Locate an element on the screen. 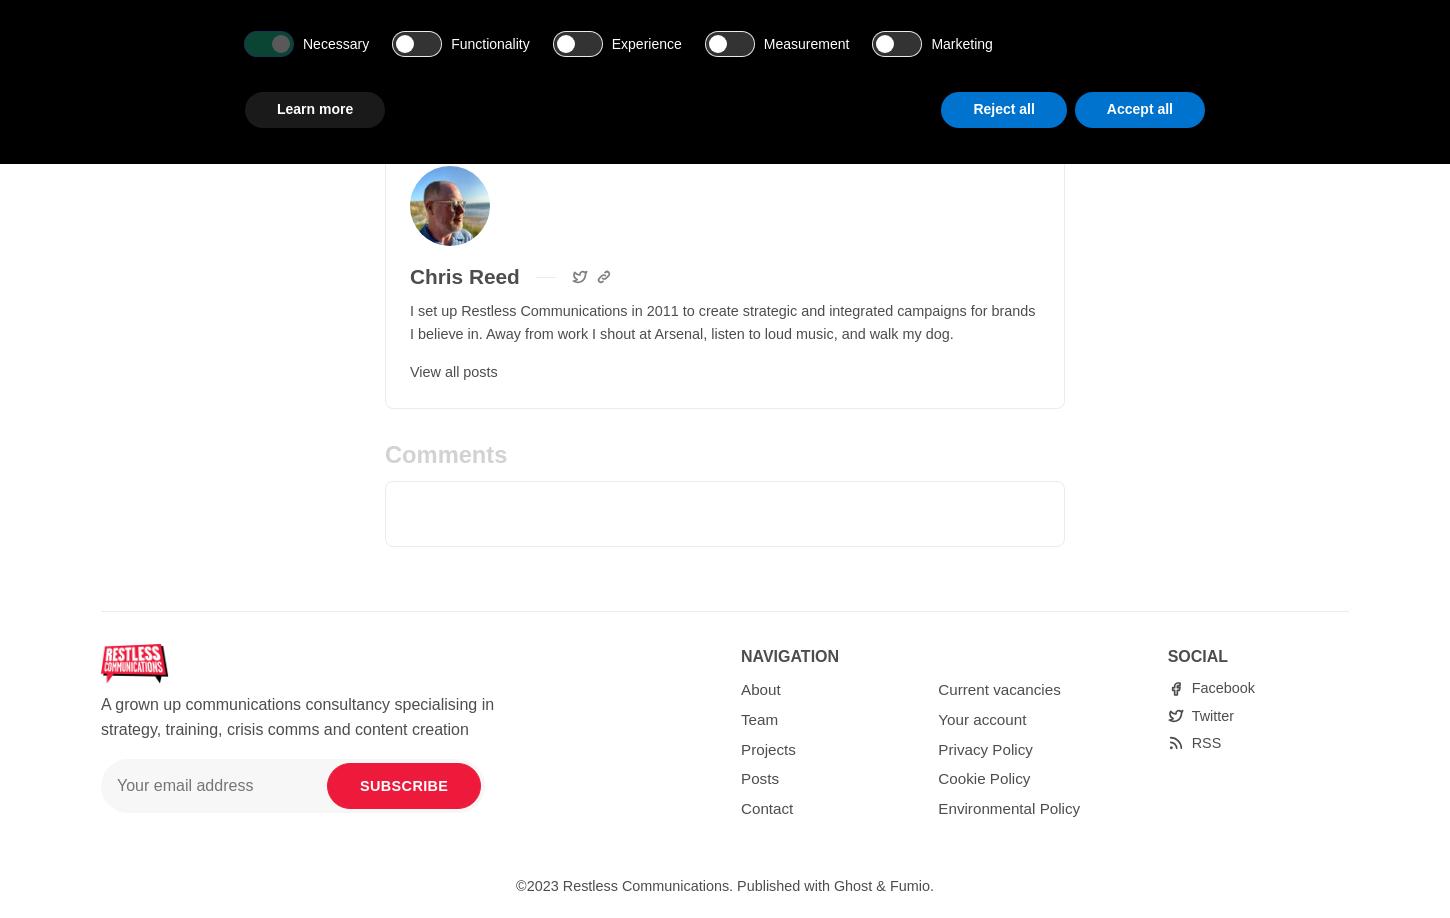  'social media training' is located at coordinates (690, 14).